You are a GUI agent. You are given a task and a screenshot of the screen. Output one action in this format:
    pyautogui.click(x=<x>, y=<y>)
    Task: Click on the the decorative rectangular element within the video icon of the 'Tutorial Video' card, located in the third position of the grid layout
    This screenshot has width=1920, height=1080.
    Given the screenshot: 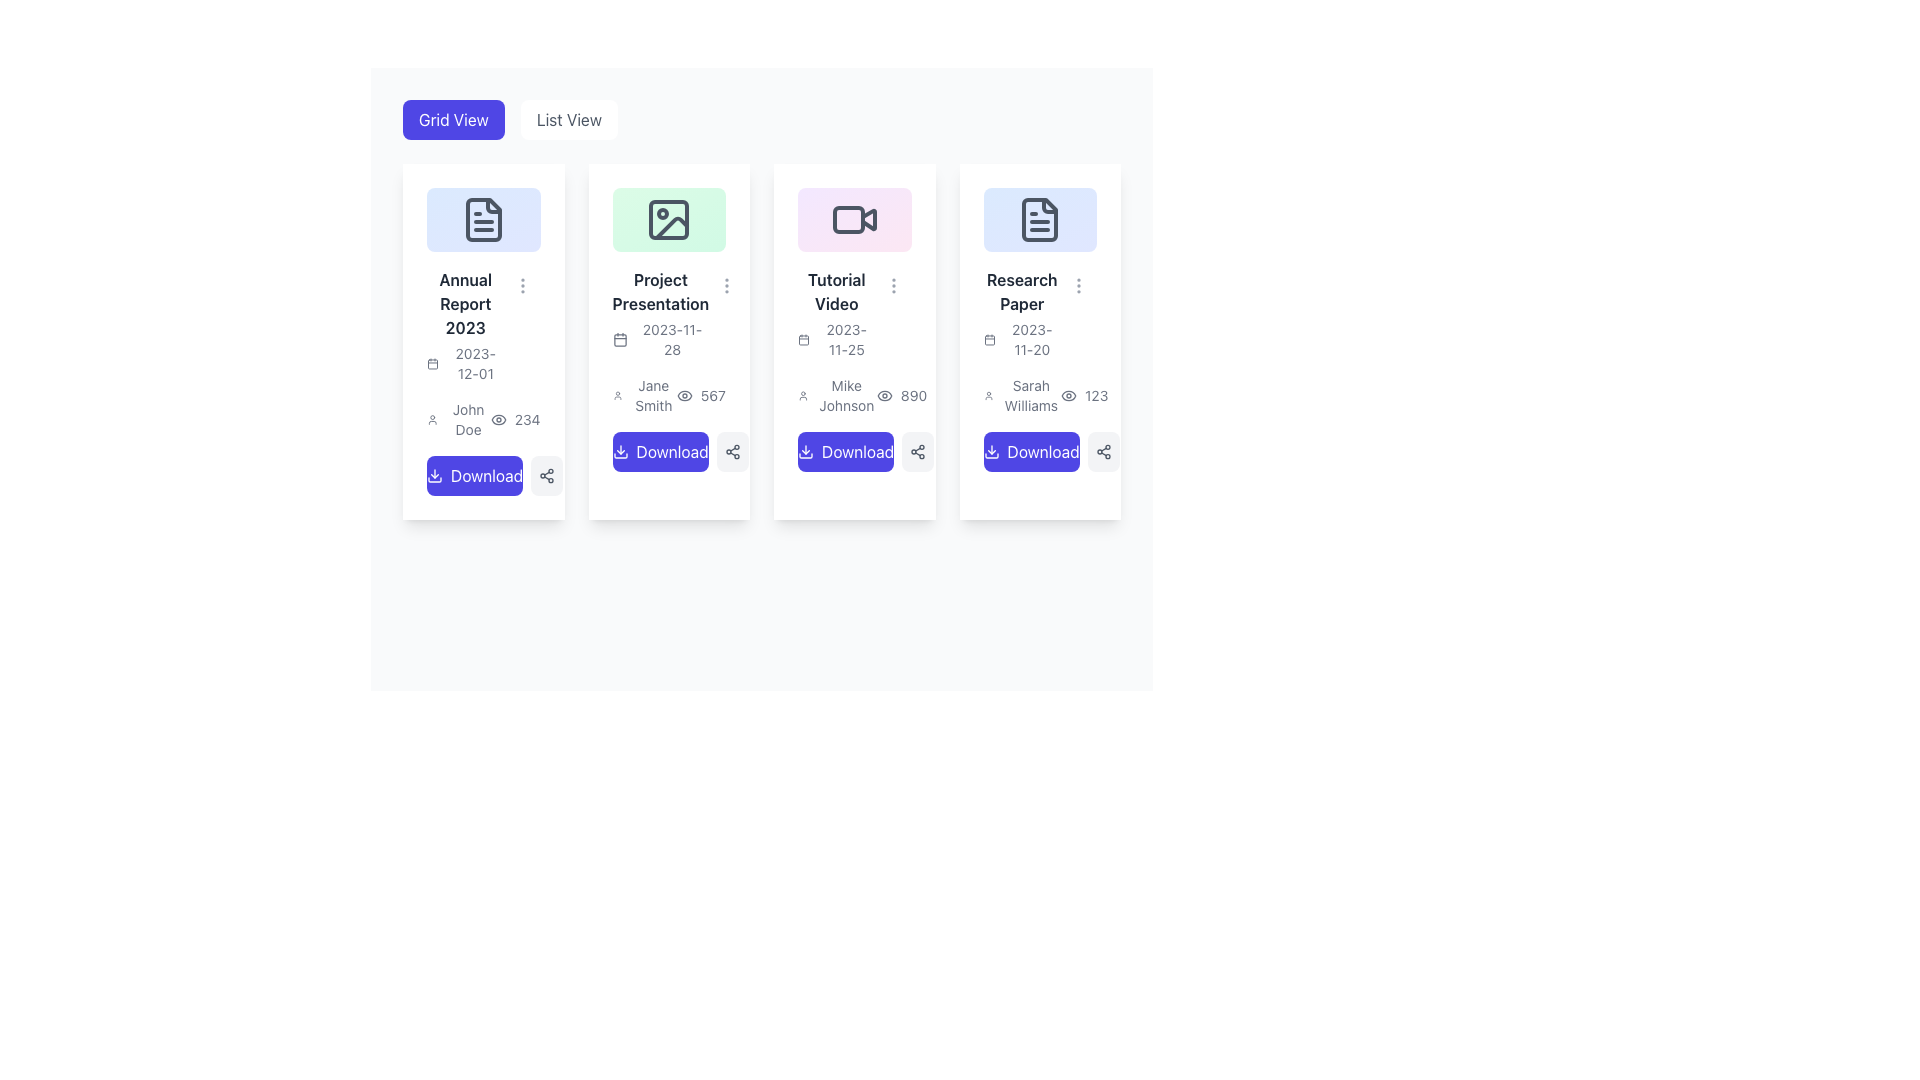 What is the action you would take?
    pyautogui.click(x=848, y=219)
    